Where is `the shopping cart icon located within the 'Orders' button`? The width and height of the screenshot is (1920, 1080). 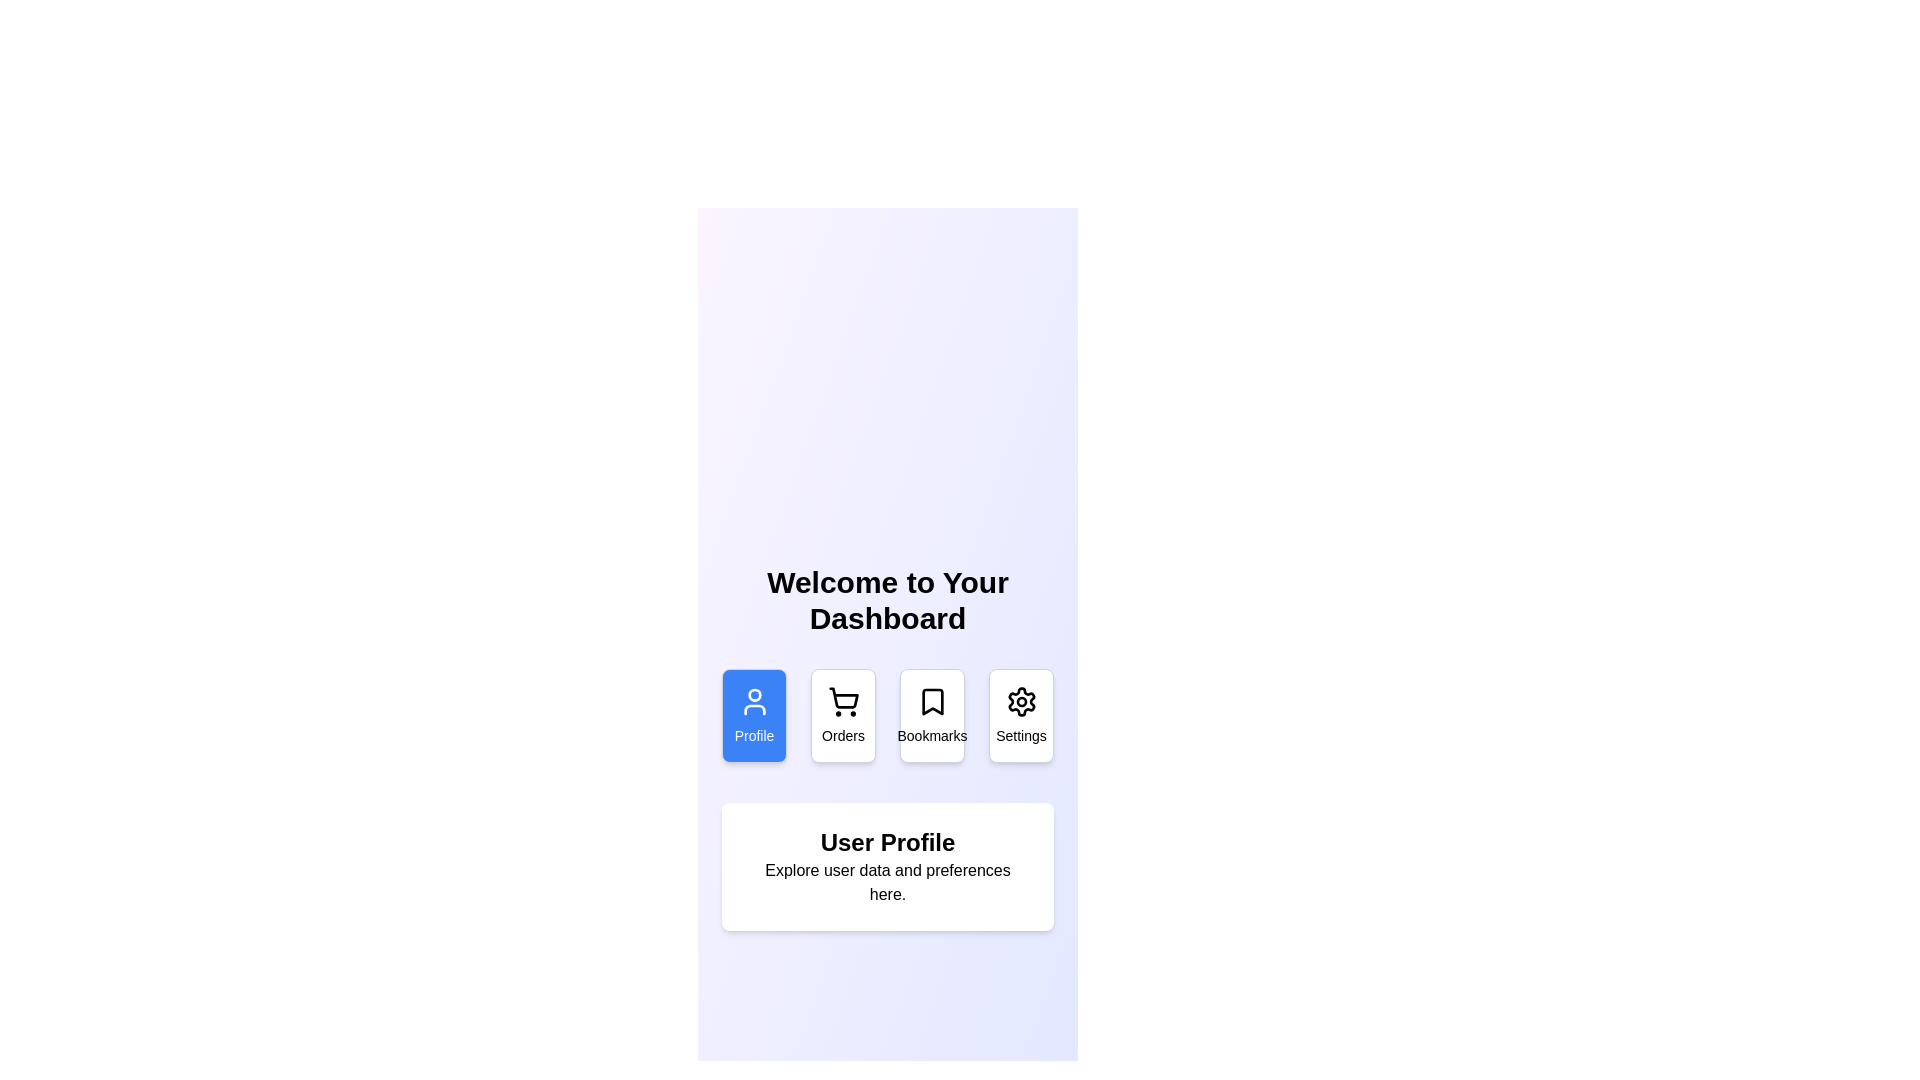 the shopping cart icon located within the 'Orders' button is located at coordinates (843, 697).